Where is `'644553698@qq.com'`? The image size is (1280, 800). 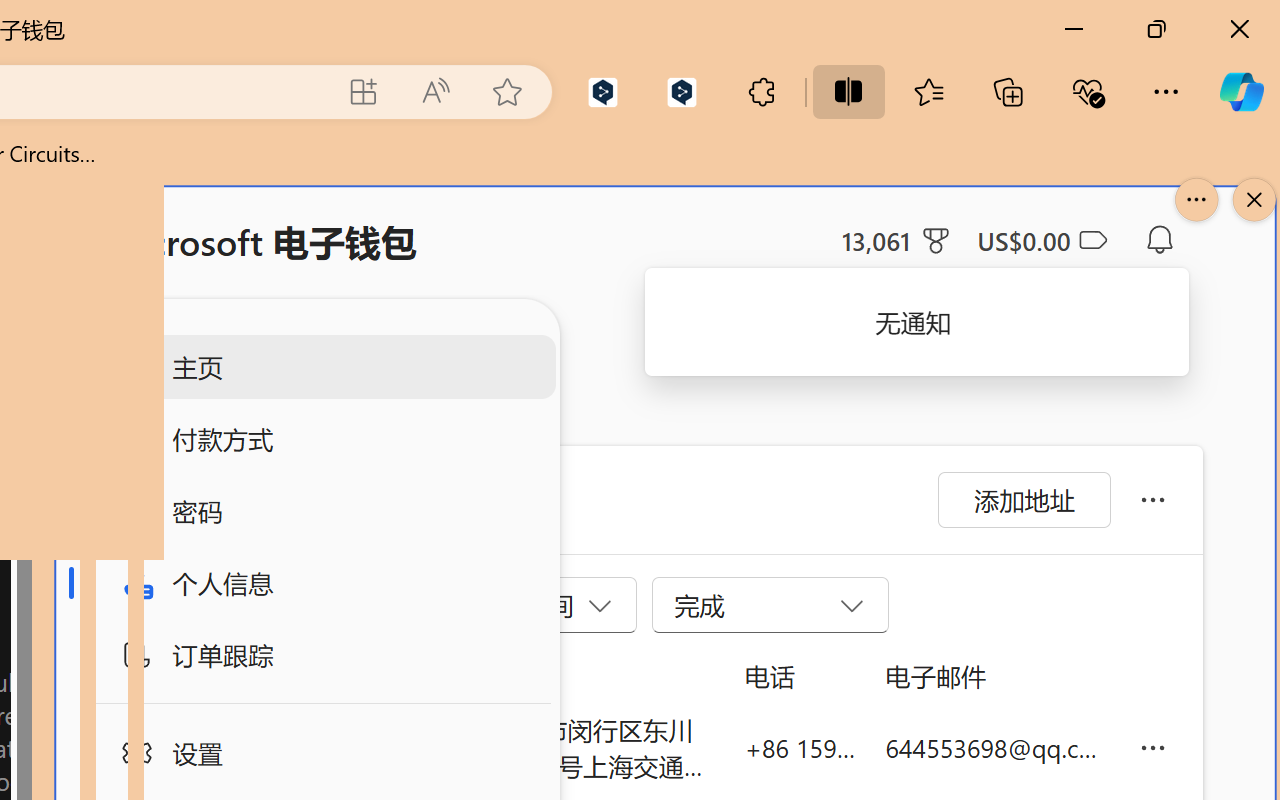 '644553698@qq.com' is located at coordinates (996, 747).